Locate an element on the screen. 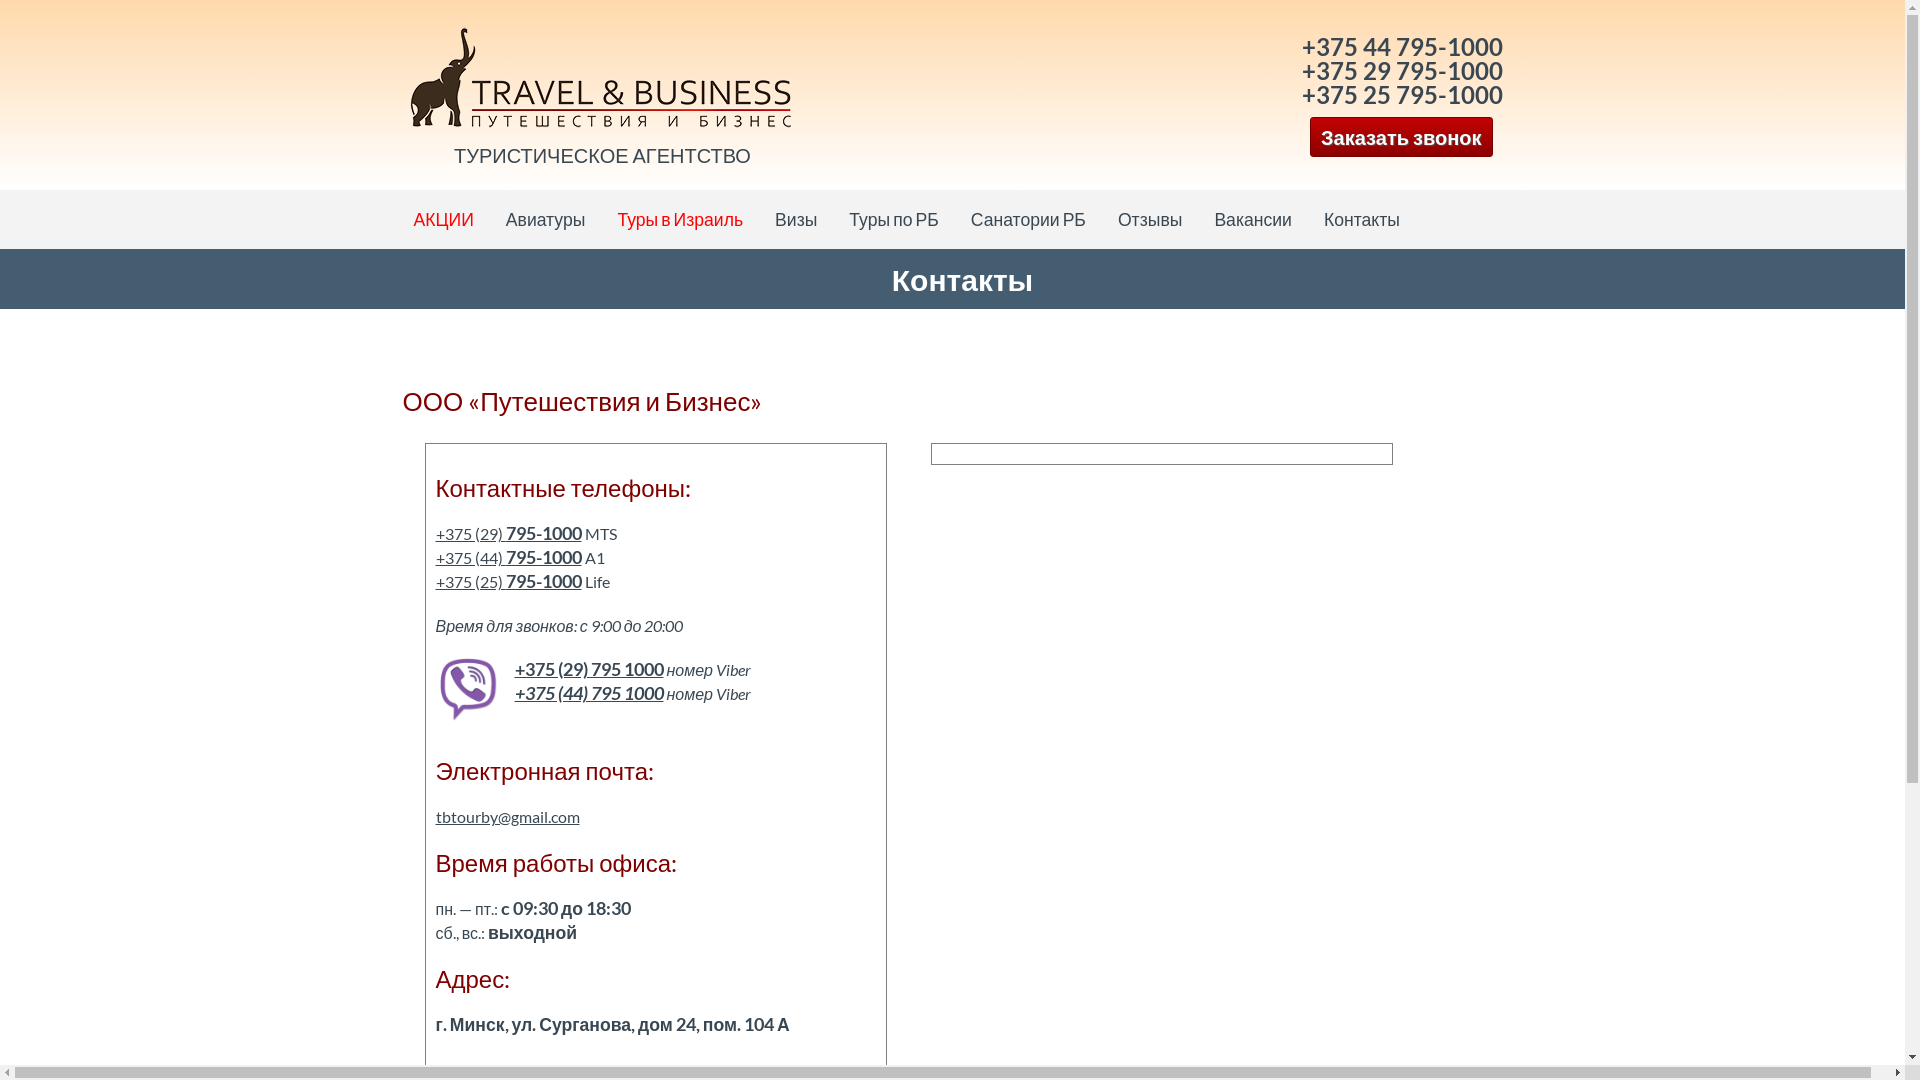 The image size is (1920, 1080). '+375 (44) 795-1000' is located at coordinates (508, 557).